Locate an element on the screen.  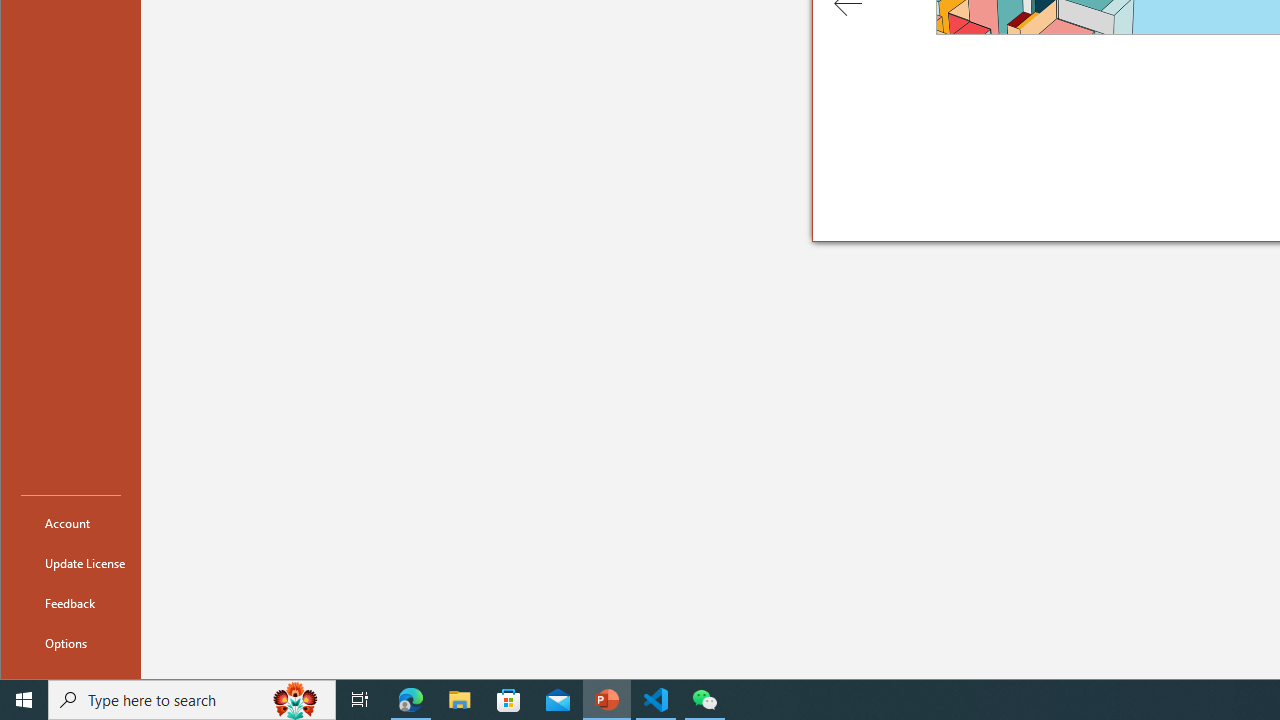
'Update License' is located at coordinates (71, 563).